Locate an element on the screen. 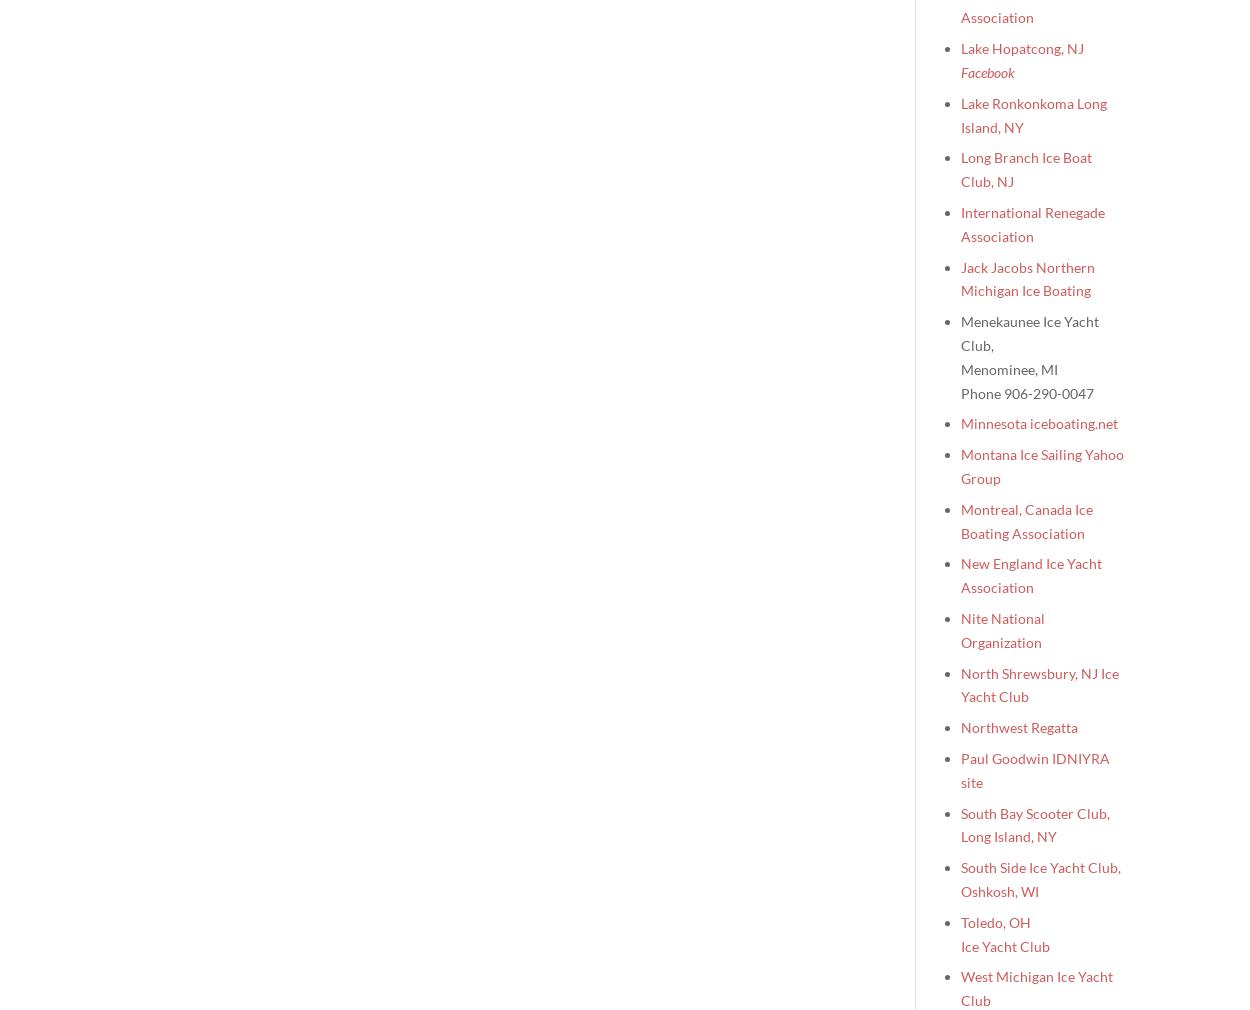  'West Michigan Ice Yacht Club' is located at coordinates (1037, 988).